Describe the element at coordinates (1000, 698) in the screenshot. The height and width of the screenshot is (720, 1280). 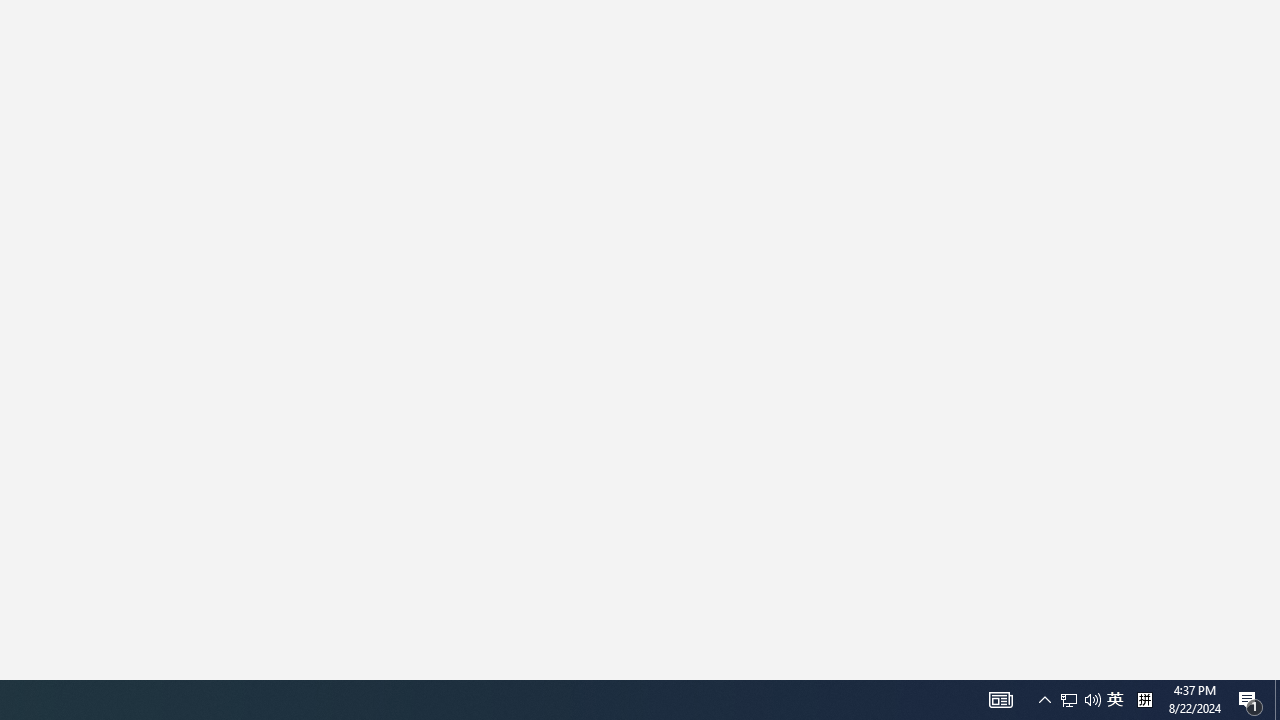
I see `'User Promoted Notification Area'` at that location.